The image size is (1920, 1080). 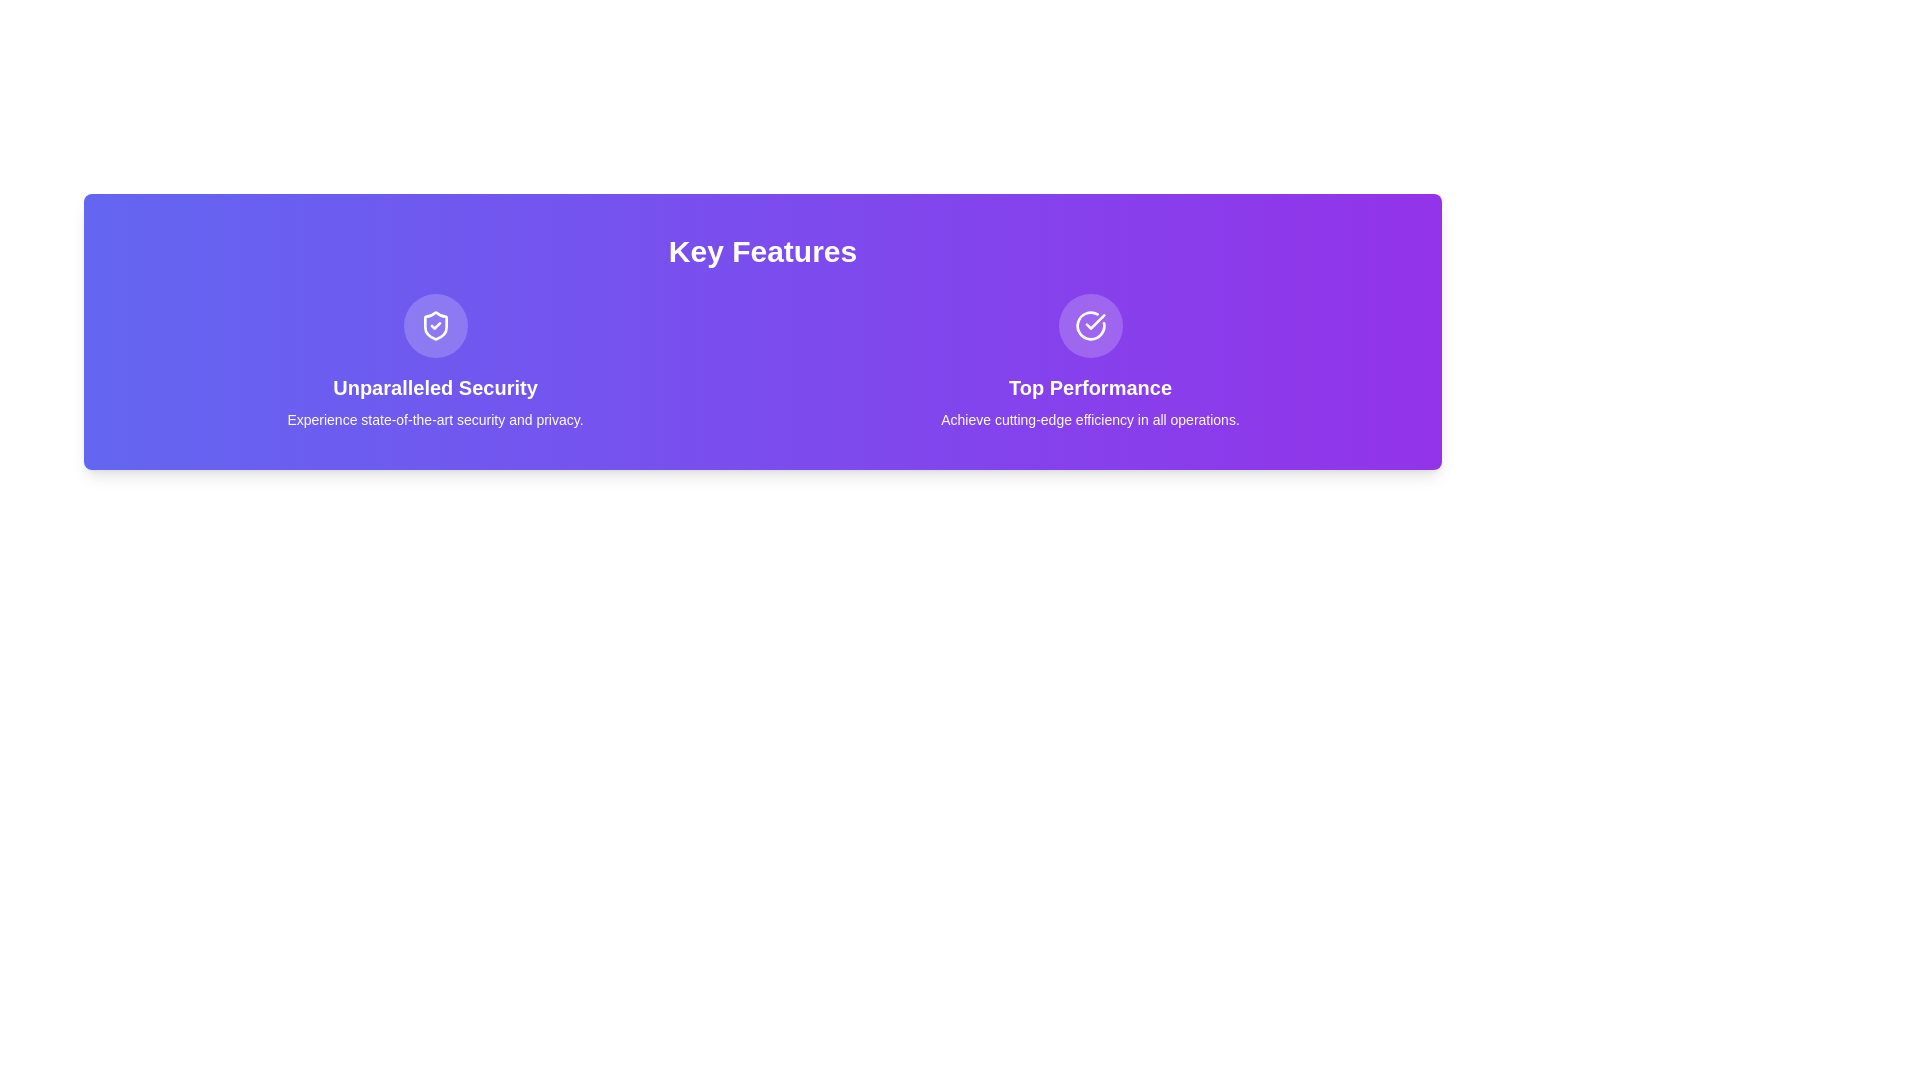 I want to click on the security icon located in the top-left corner of the violet gradient section, which symbolizes protection and is centered above the text 'Unparalleled Security.', so click(x=434, y=325).